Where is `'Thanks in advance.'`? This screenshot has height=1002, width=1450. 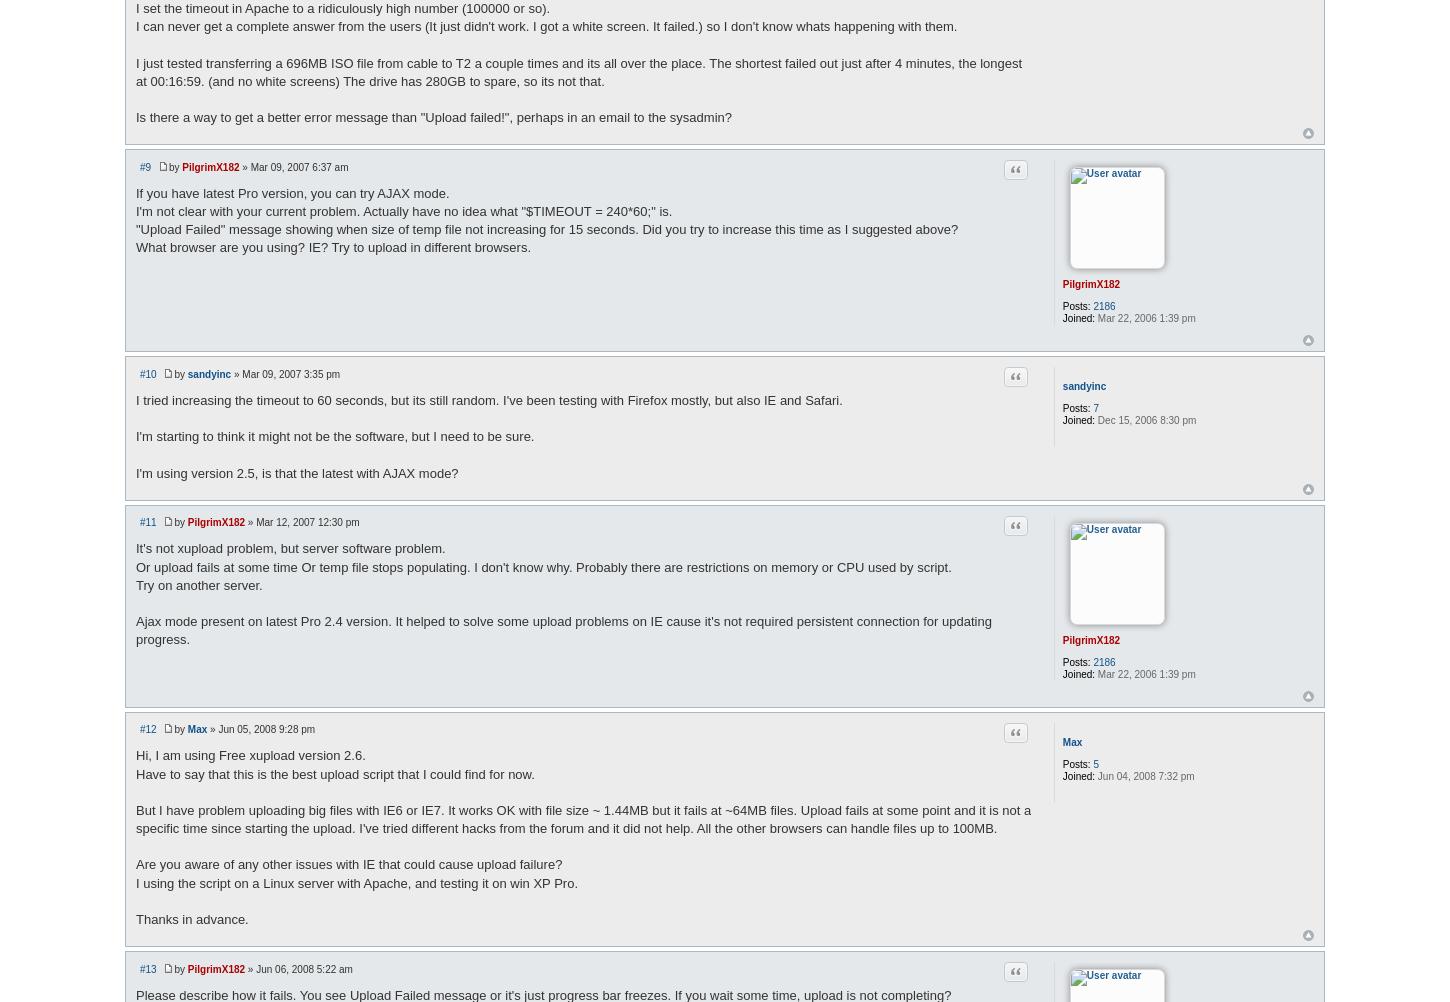
'Thanks in advance.' is located at coordinates (190, 918).